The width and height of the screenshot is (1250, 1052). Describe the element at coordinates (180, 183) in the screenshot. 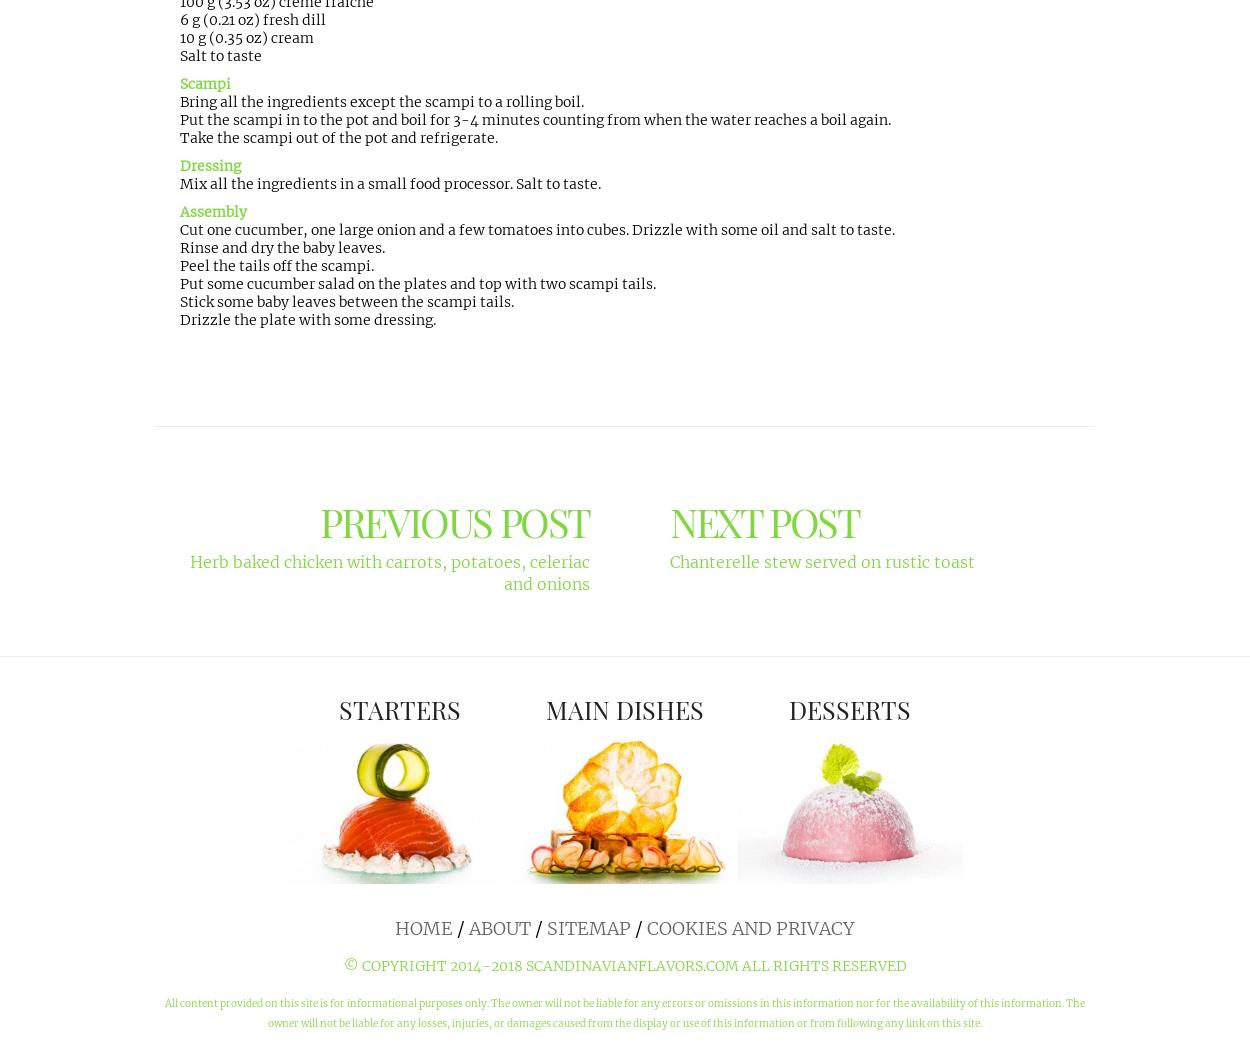

I see `'Mix all the ingredients in a small food processor. Salt to taste.'` at that location.